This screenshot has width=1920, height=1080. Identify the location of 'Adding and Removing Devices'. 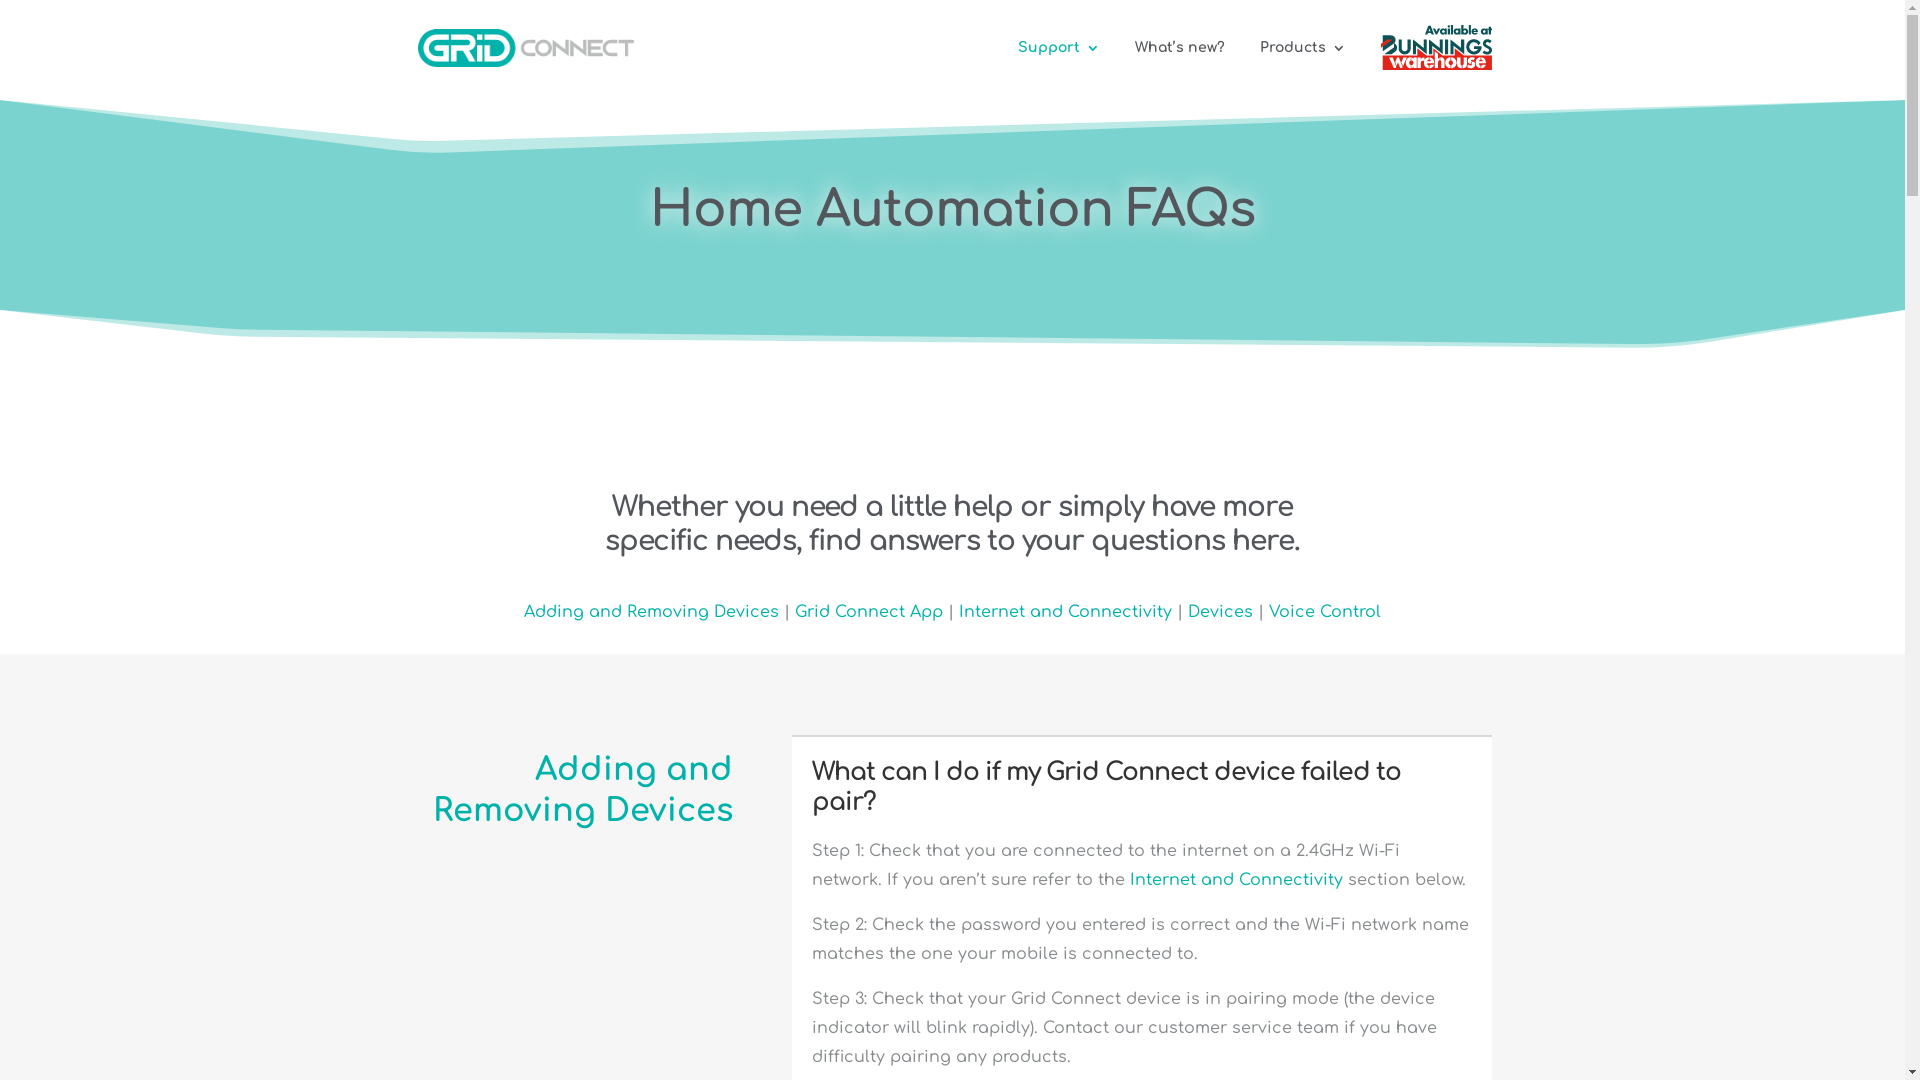
(651, 611).